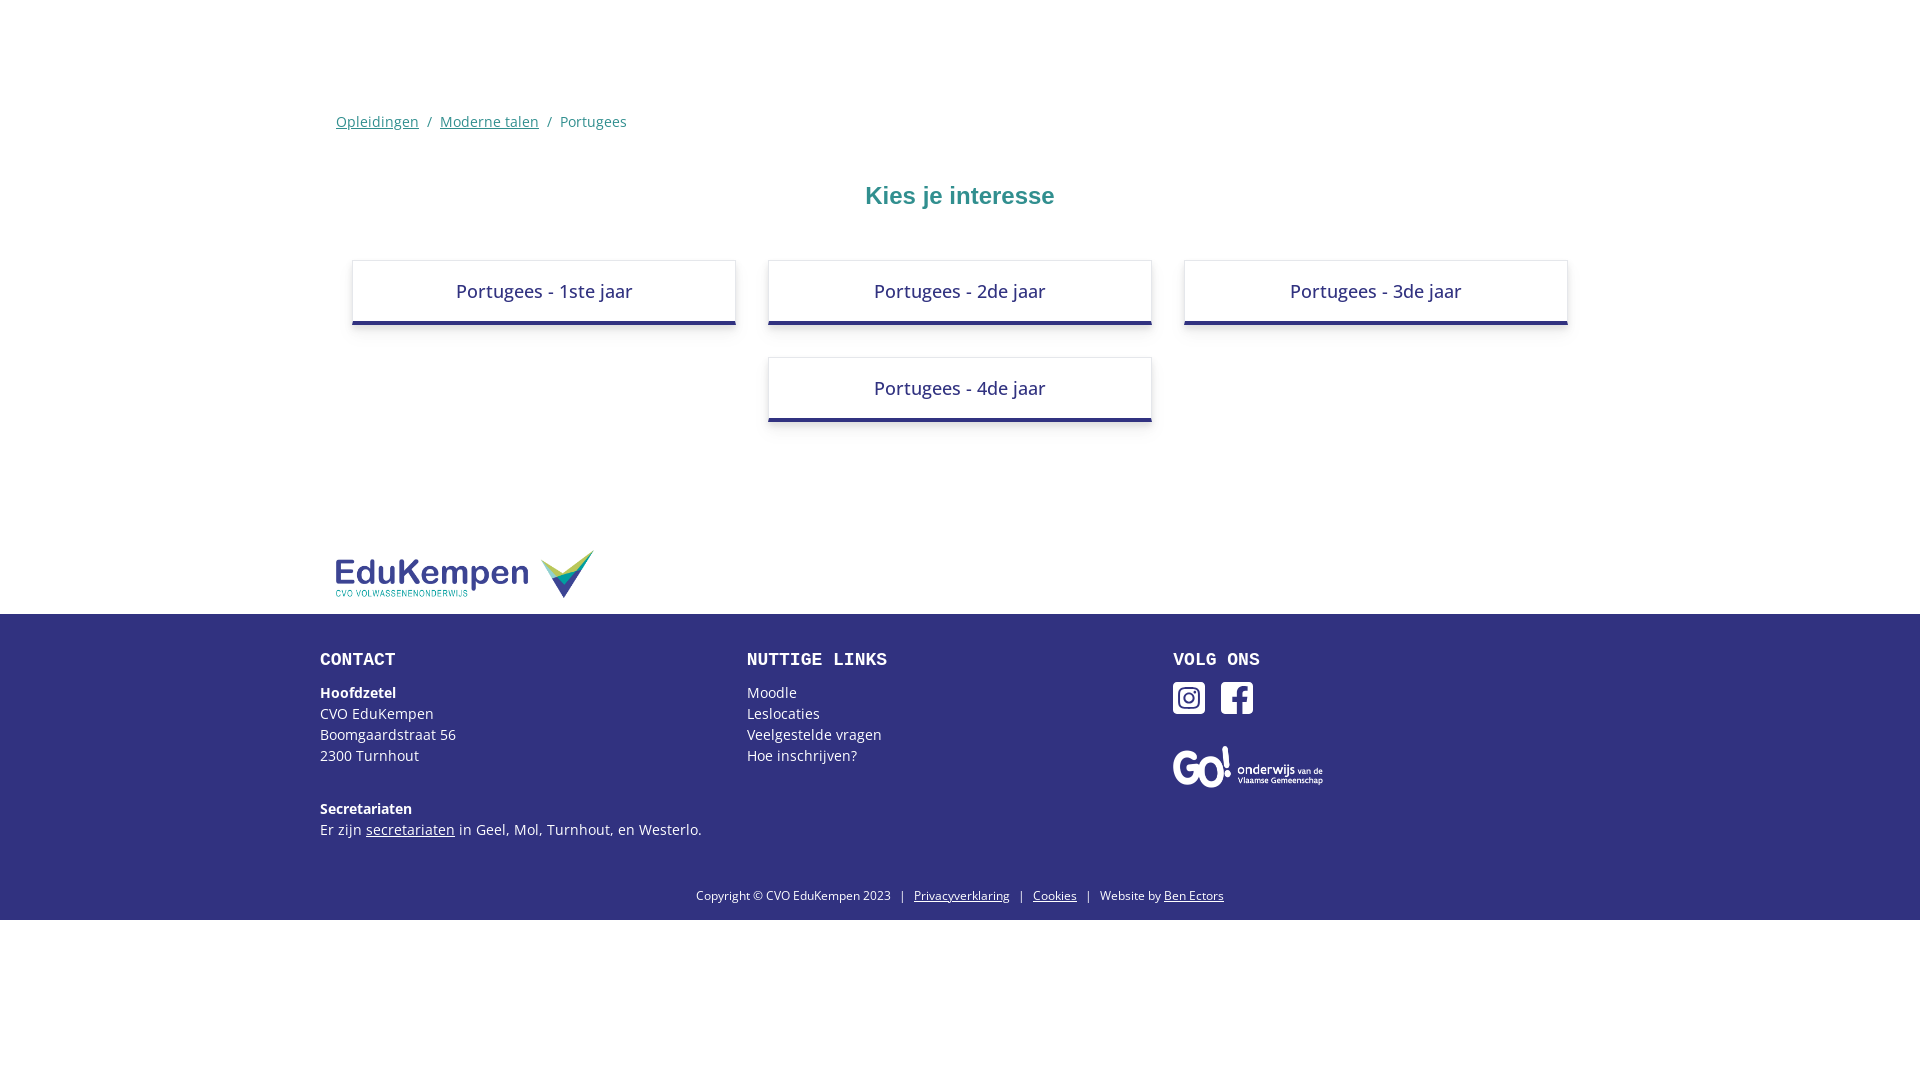  Describe the element at coordinates (814, 734) in the screenshot. I see `'Veelgestelde vragen'` at that location.